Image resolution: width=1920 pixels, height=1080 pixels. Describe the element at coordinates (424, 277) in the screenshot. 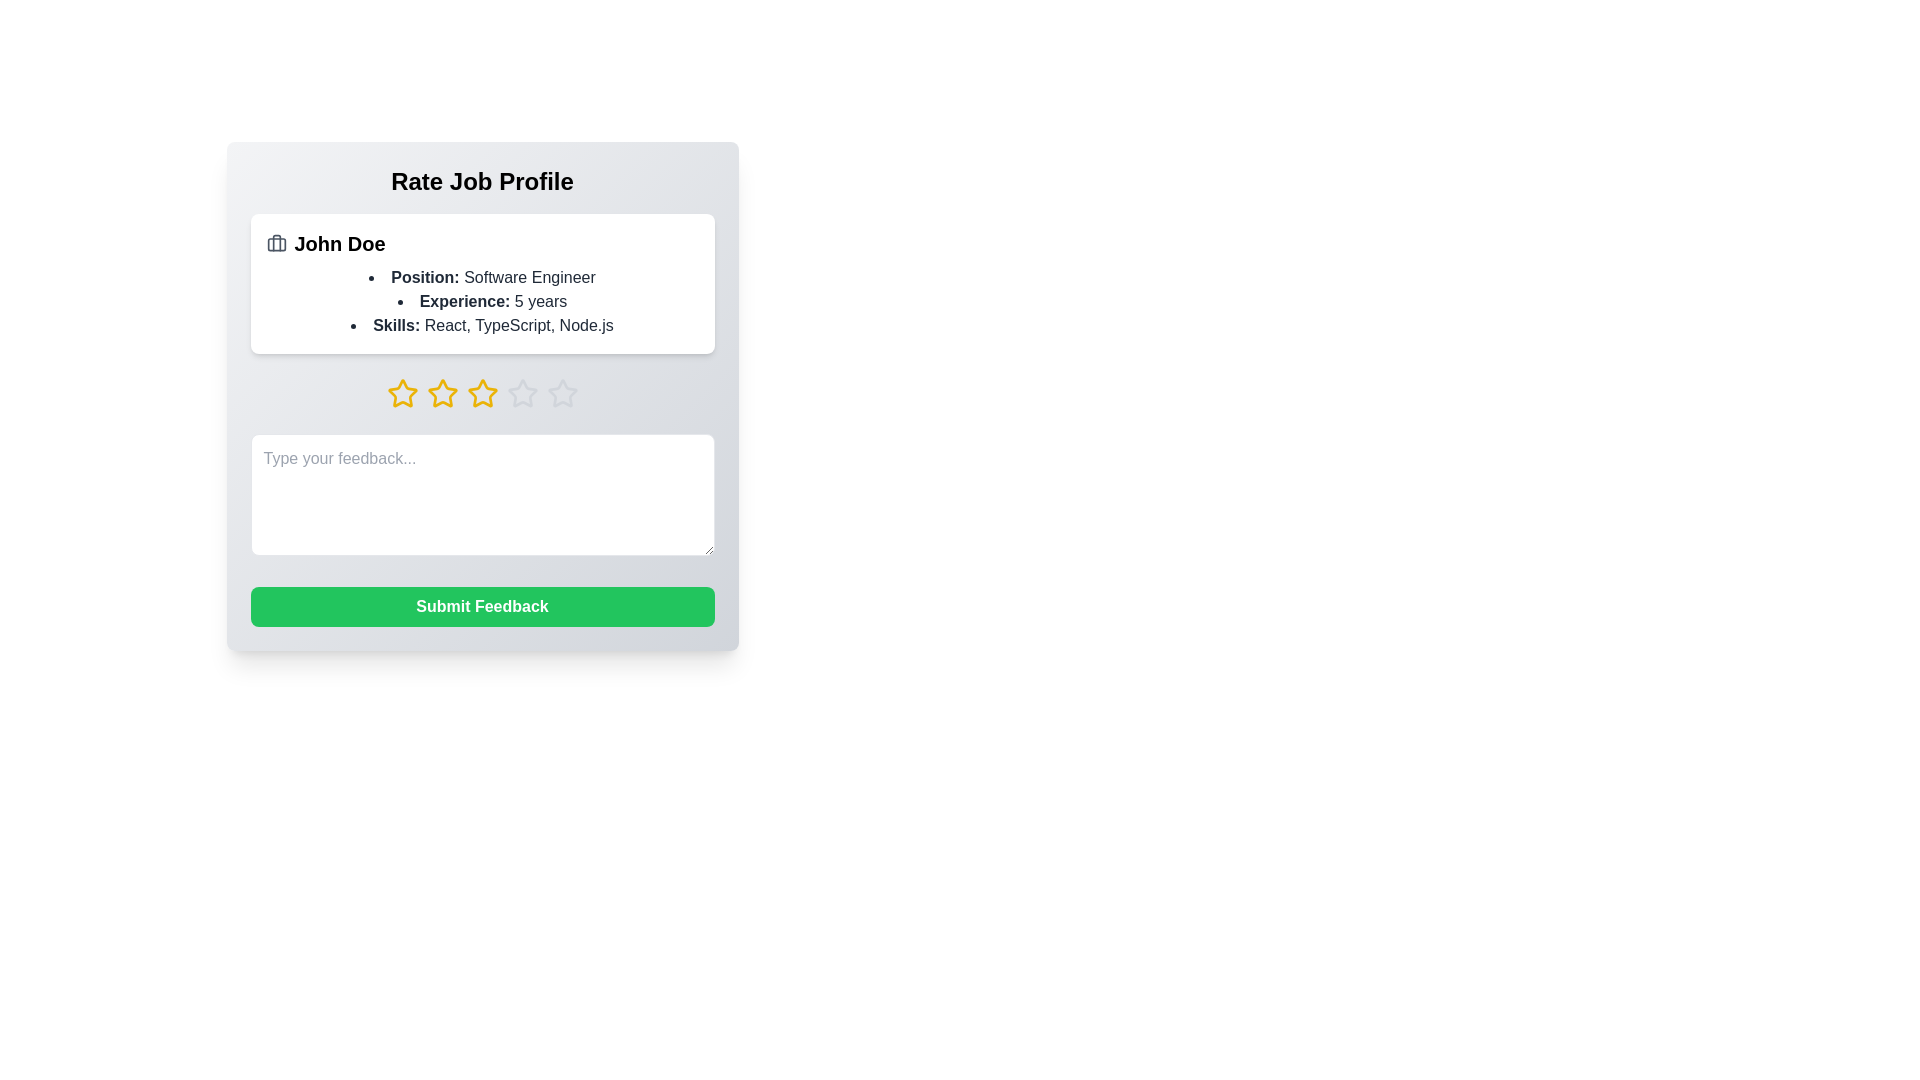

I see `the label text that indicates the user's role or title, which is located in the top section of the profile card, to the left of 'Software Engineer' and below the name header` at that location.